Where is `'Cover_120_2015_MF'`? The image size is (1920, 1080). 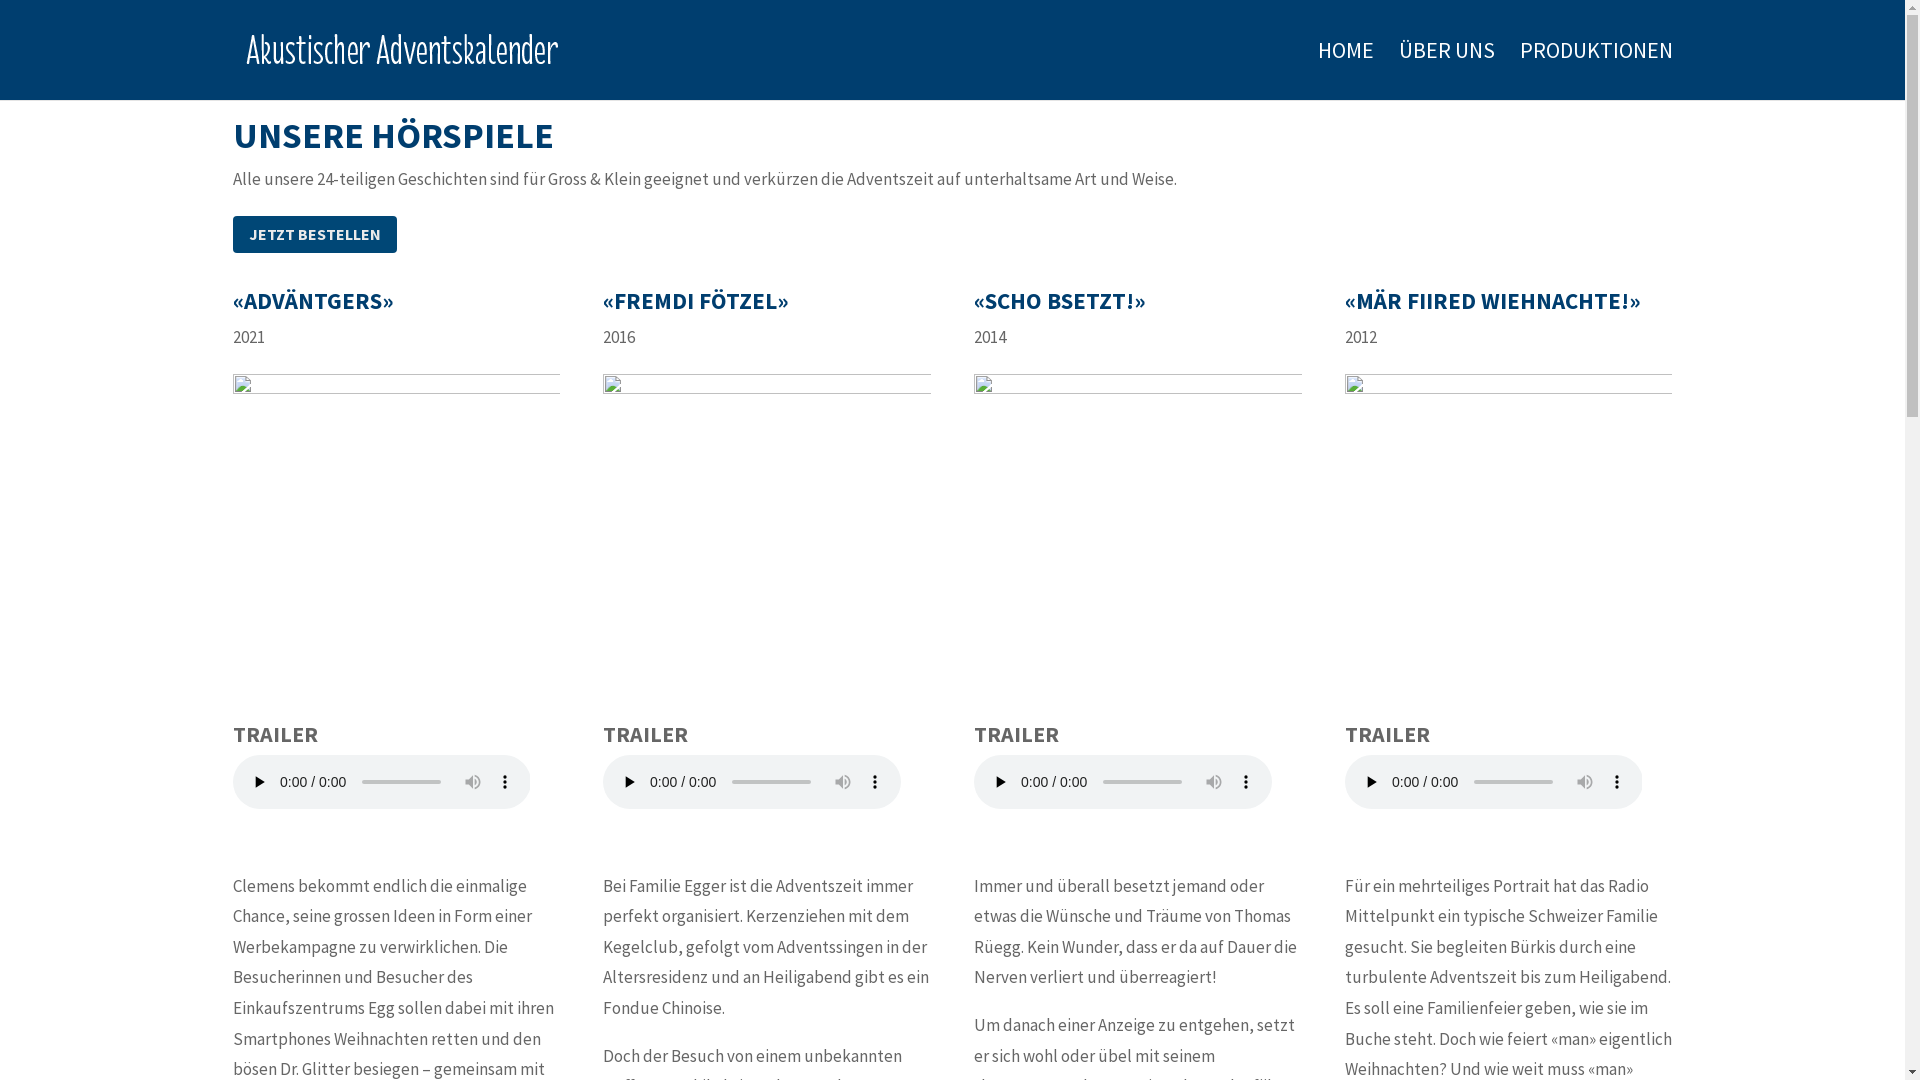
'Cover_120_2015_MF' is located at coordinates (1508, 536).